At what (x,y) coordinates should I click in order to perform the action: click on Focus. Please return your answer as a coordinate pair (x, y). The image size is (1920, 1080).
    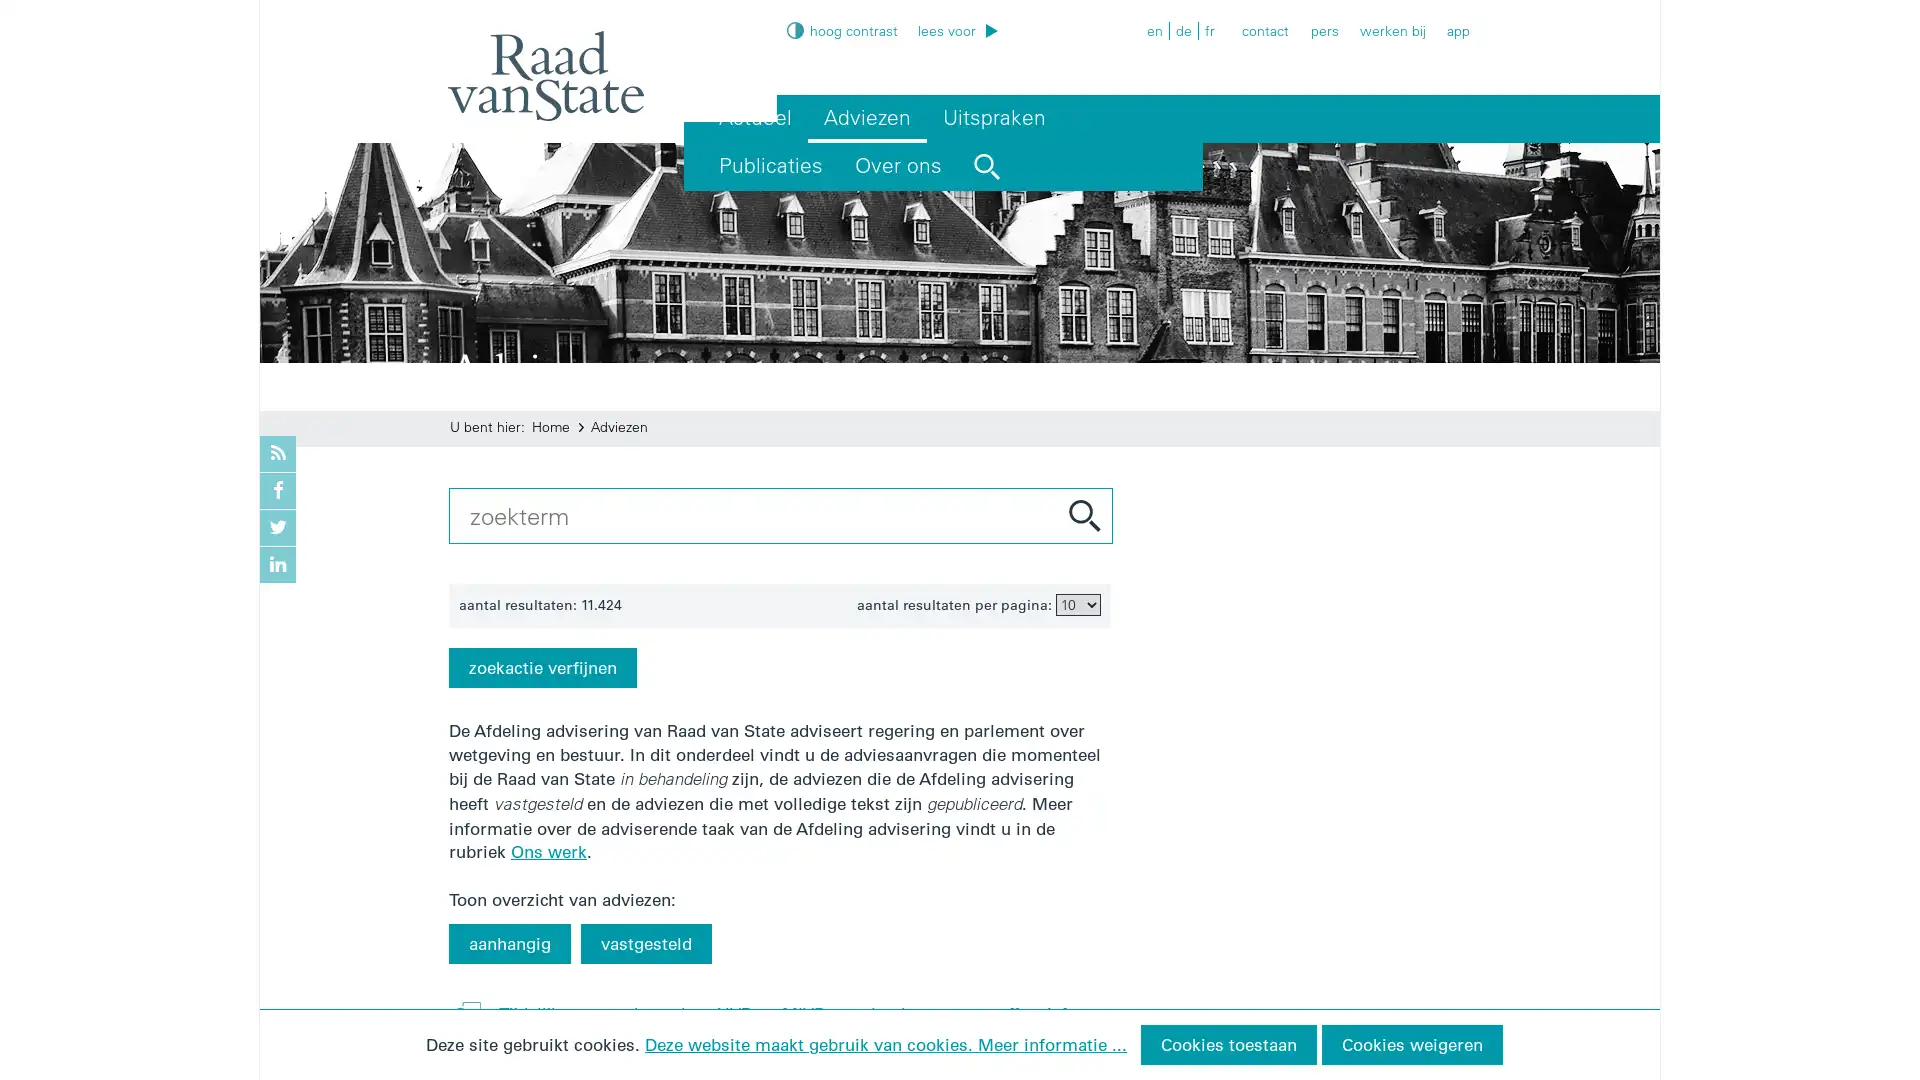
    Looking at the image, I should click on (1006, 14).